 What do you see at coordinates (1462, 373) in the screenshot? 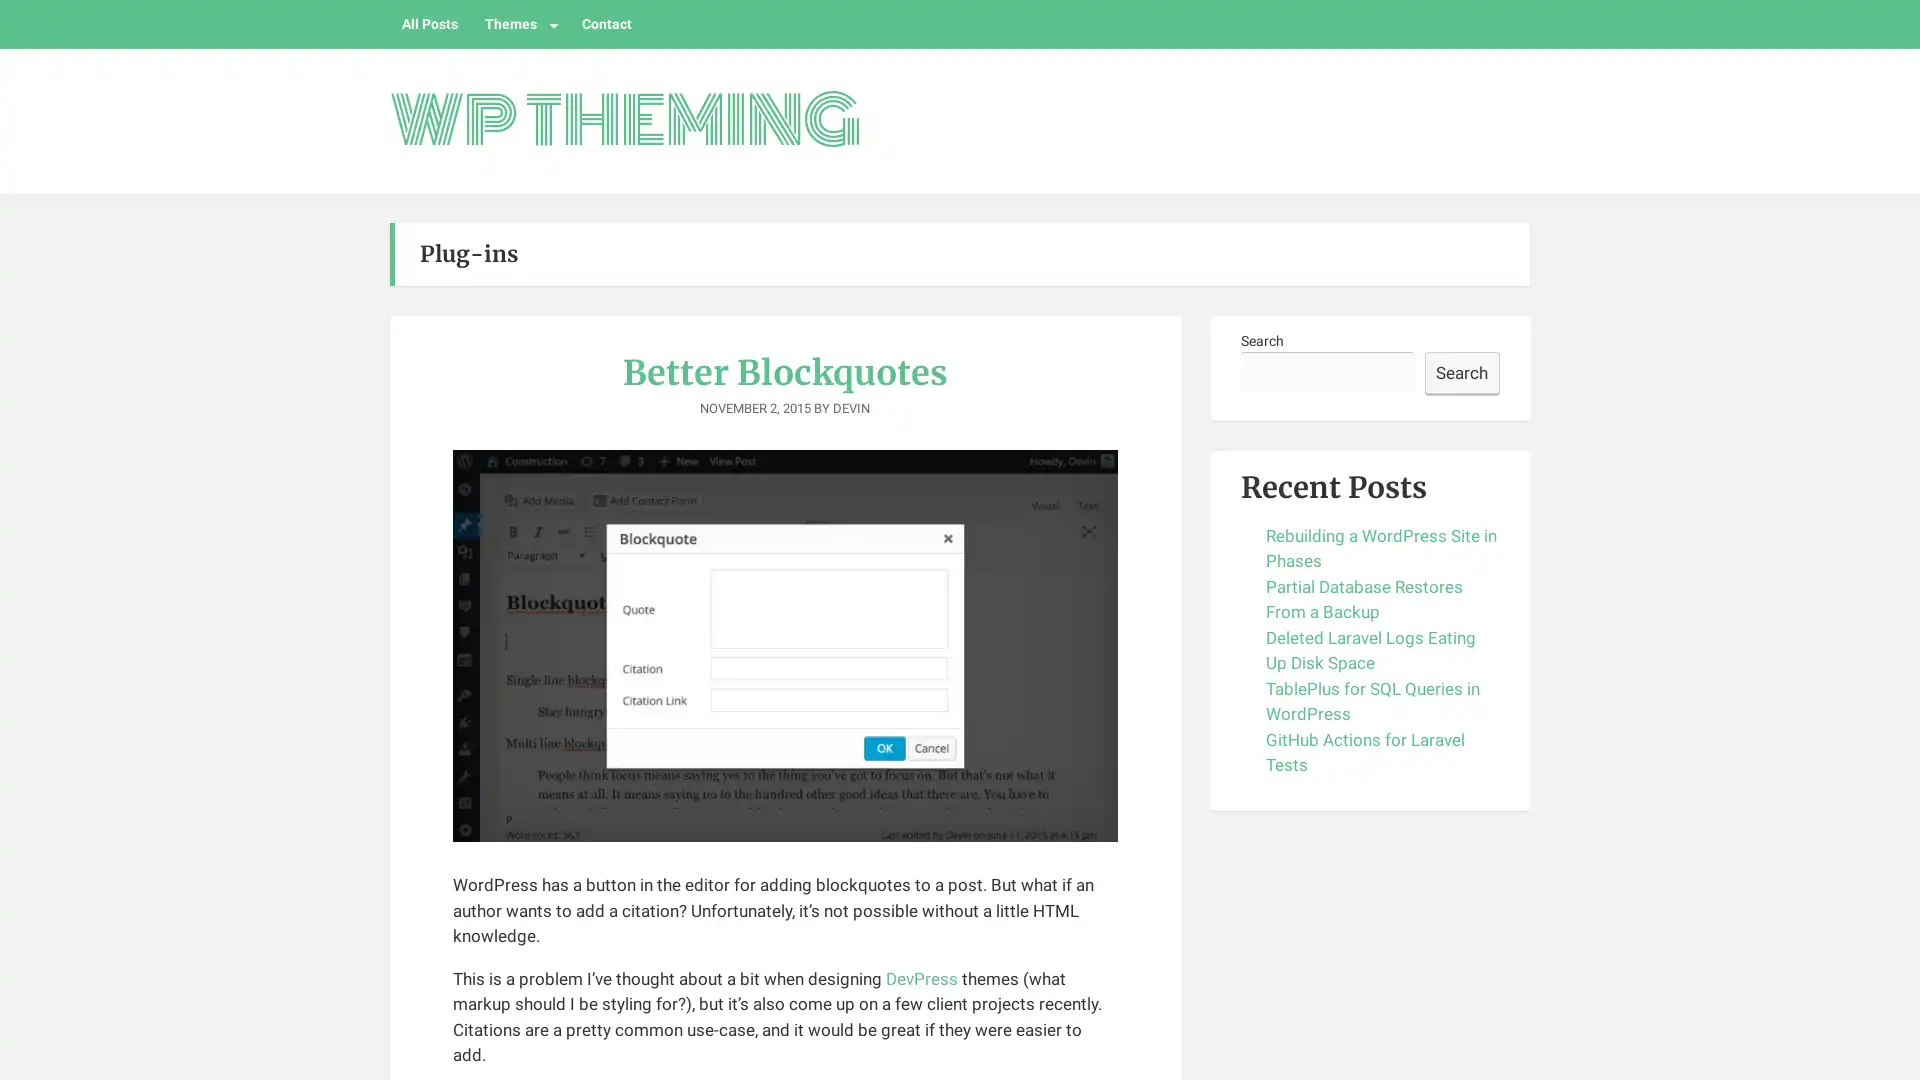
I see `Search` at bounding box center [1462, 373].